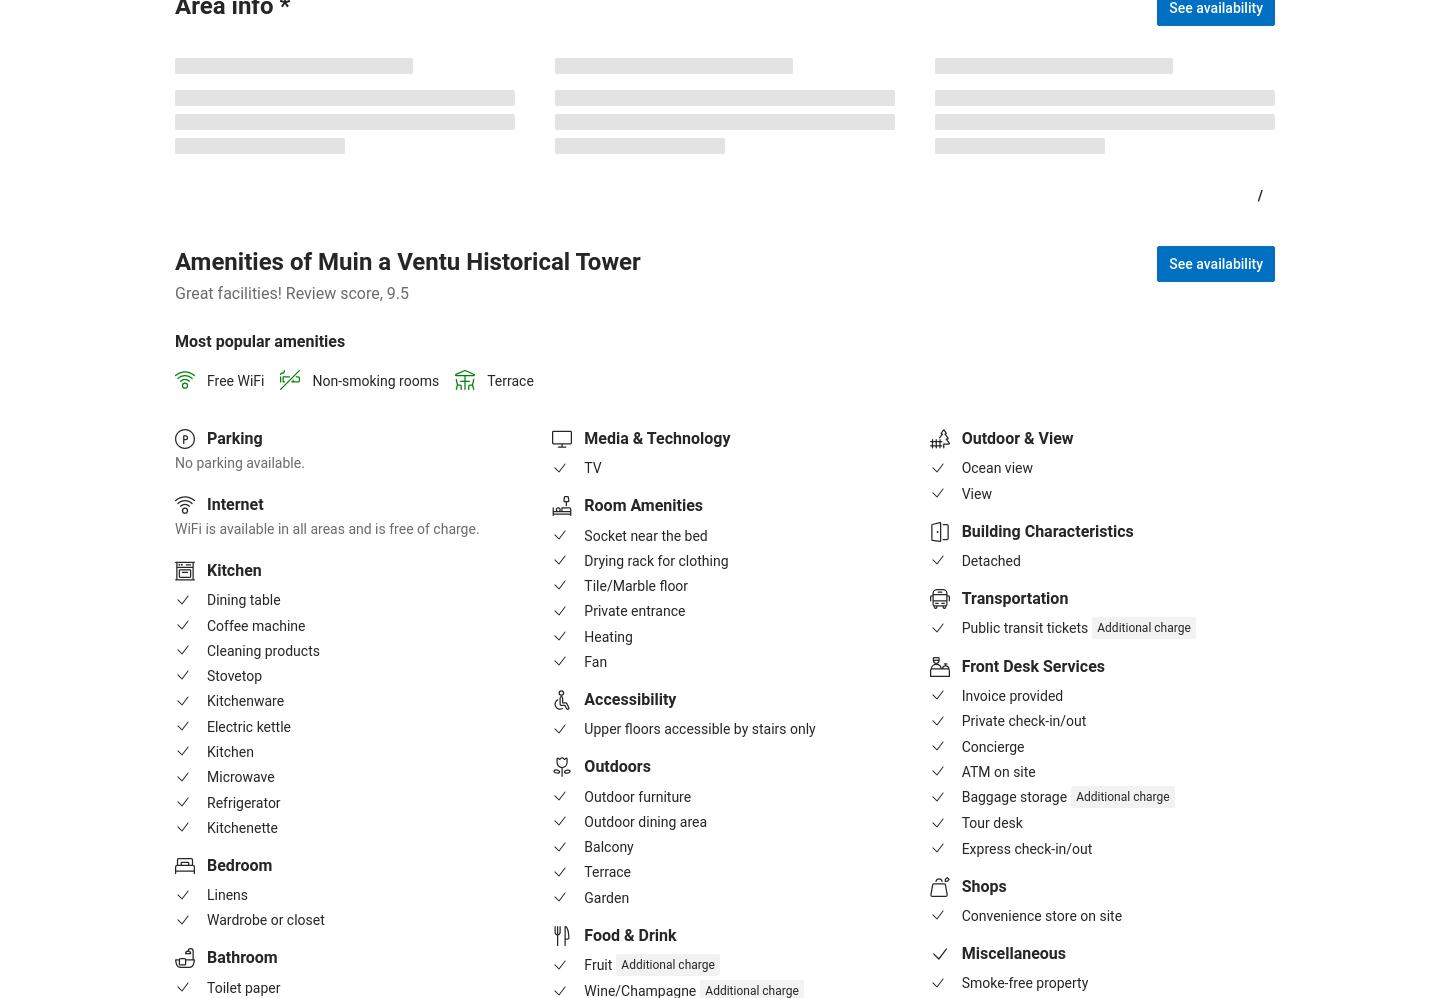  Describe the element at coordinates (983, 884) in the screenshot. I see `'Shops'` at that location.